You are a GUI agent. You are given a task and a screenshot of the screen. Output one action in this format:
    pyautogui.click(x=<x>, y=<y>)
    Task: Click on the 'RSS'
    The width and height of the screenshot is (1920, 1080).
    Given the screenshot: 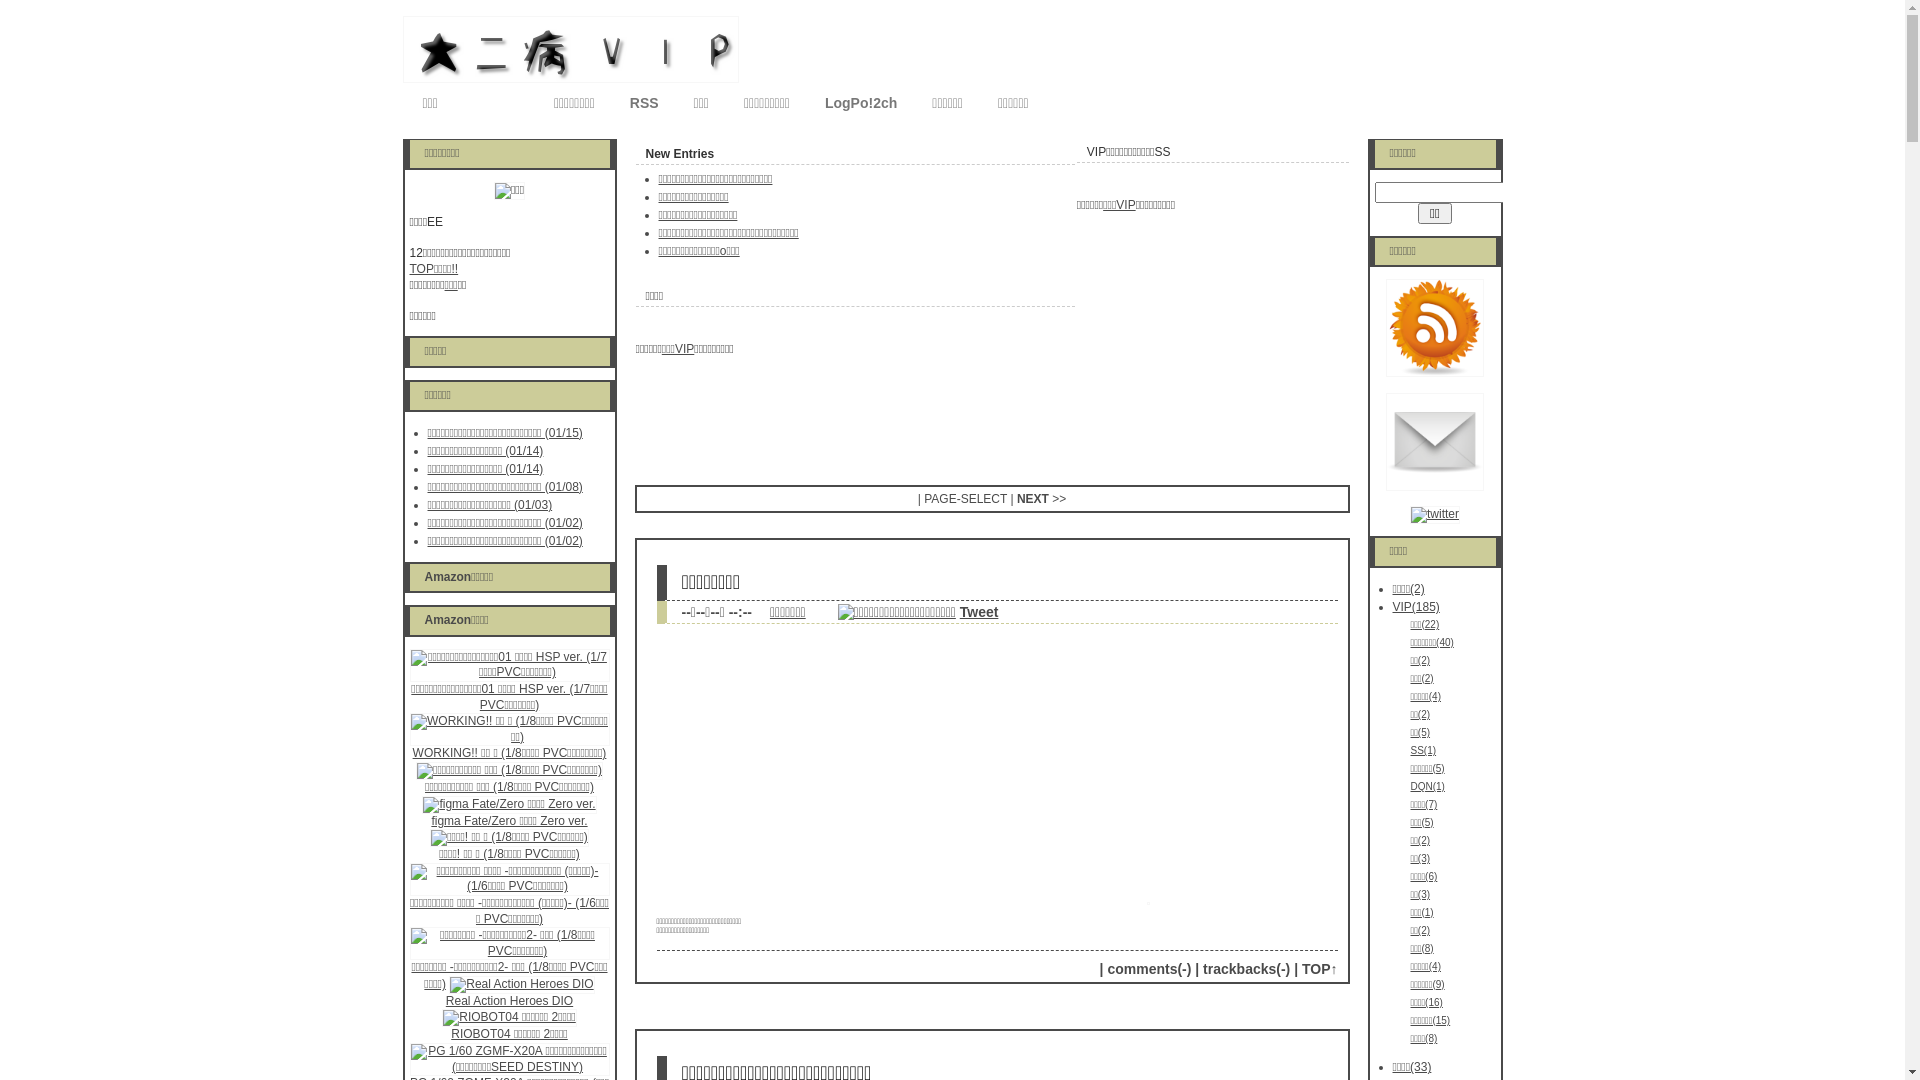 What is the action you would take?
    pyautogui.click(x=644, y=106)
    